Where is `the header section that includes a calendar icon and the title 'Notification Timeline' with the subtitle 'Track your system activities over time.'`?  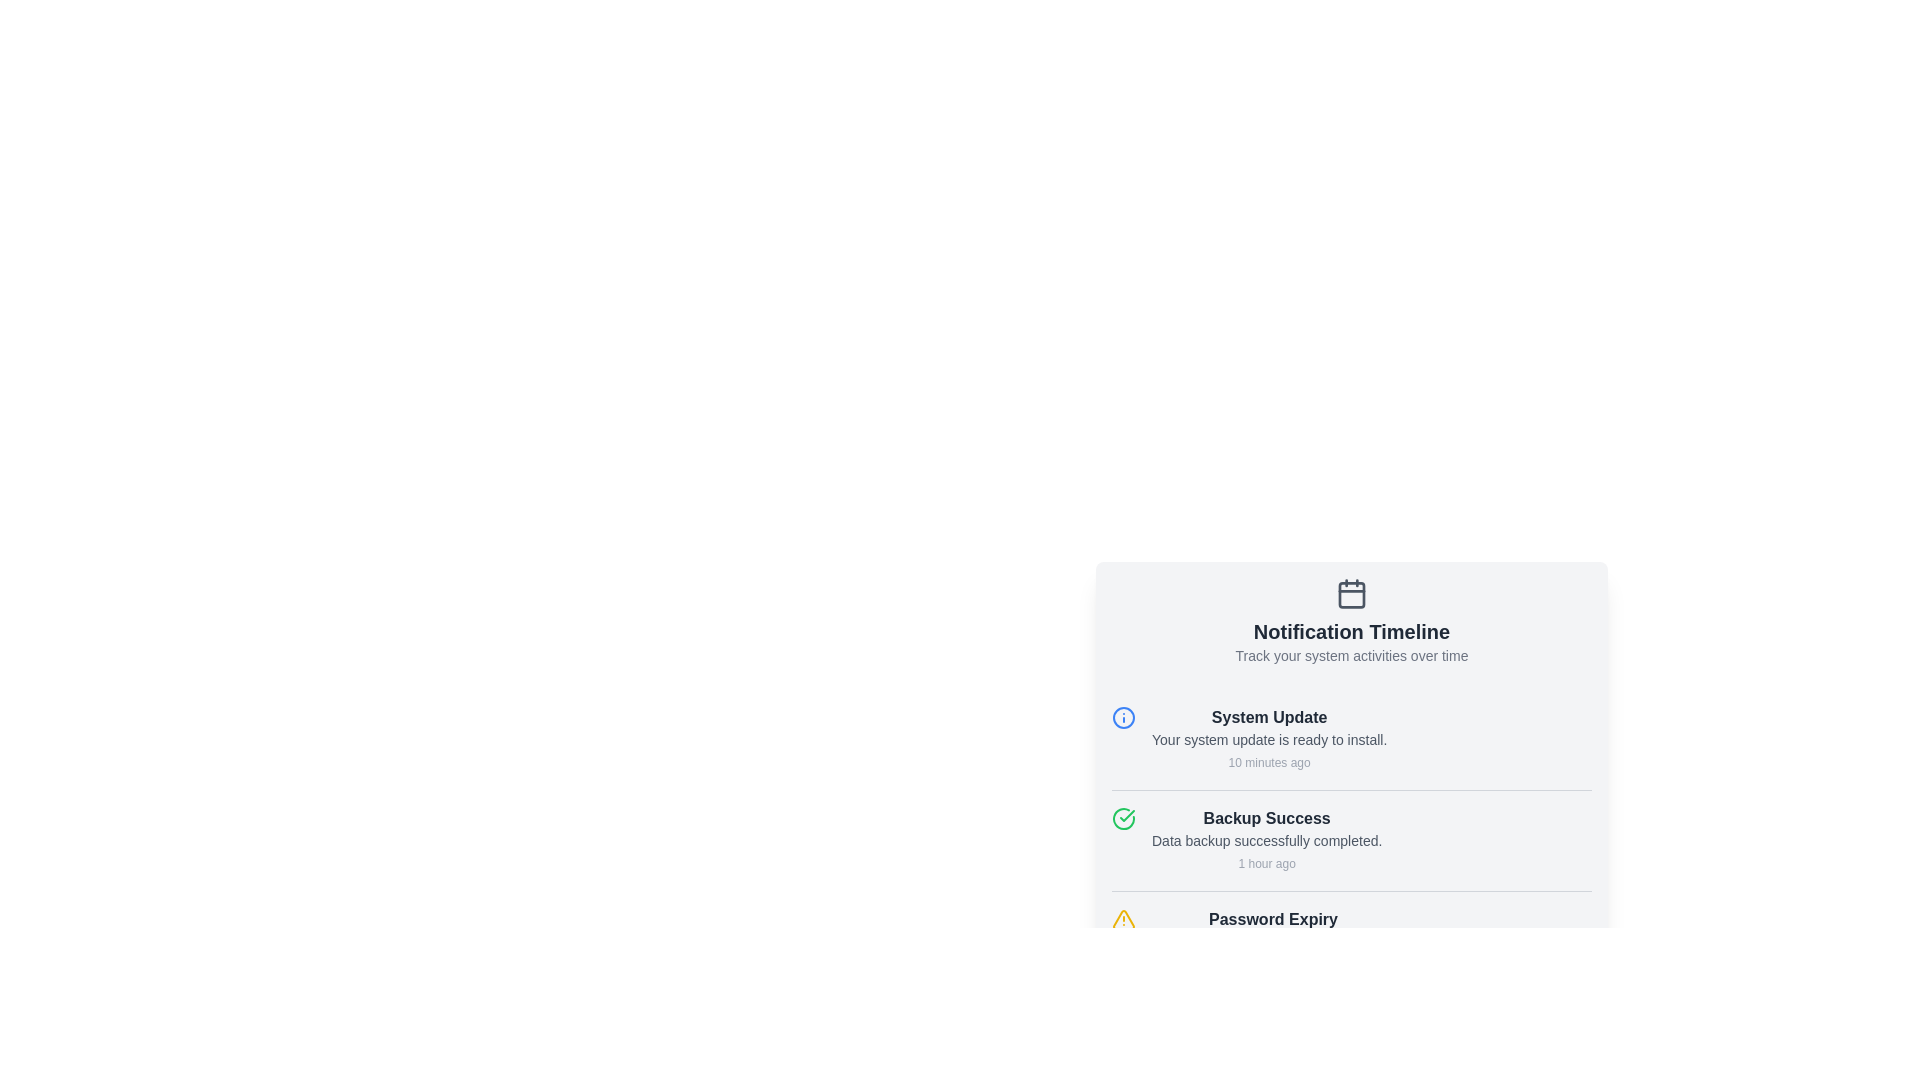
the header section that includes a calendar icon and the title 'Notification Timeline' with the subtitle 'Track your system activities over time.' is located at coordinates (1352, 620).